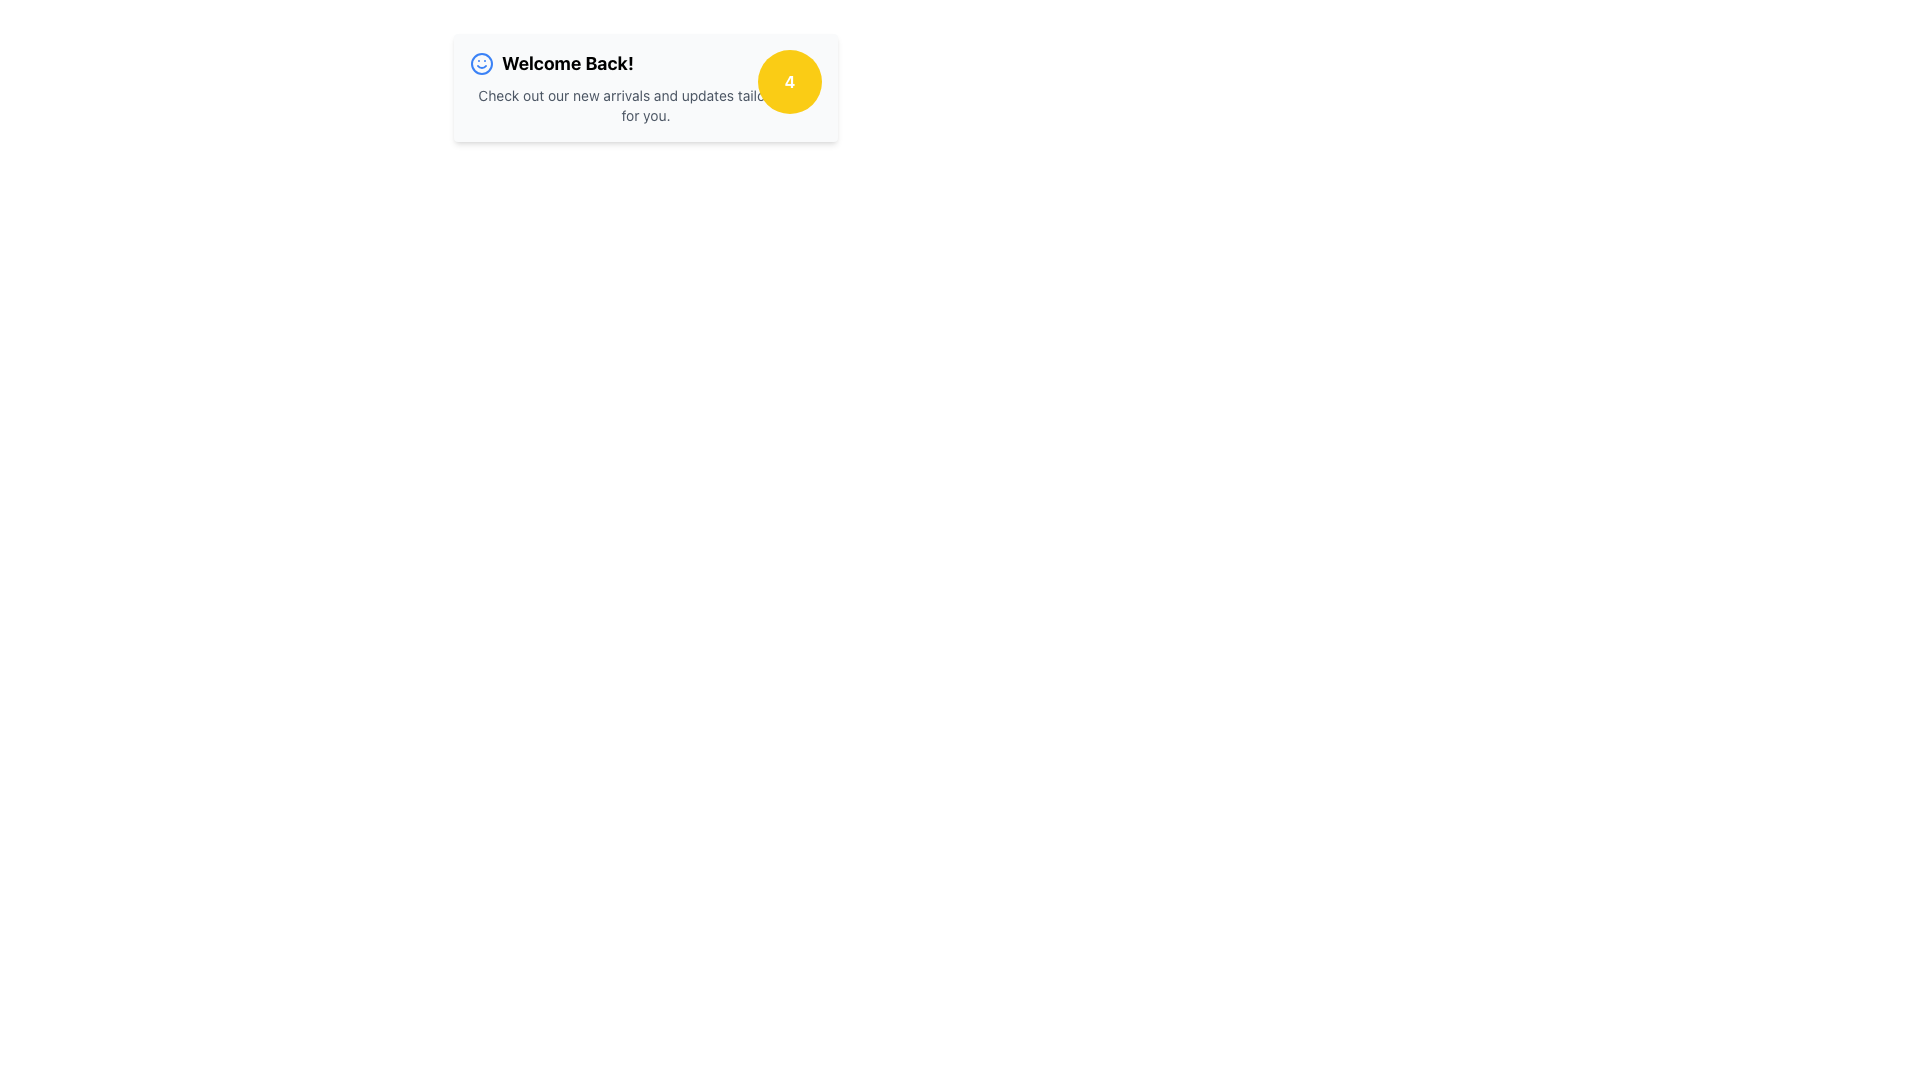 This screenshot has width=1920, height=1080. What do you see at coordinates (481, 63) in the screenshot?
I see `the outermost circular component of the smiley face icon, which is a blue stroked circle without fill` at bounding box center [481, 63].